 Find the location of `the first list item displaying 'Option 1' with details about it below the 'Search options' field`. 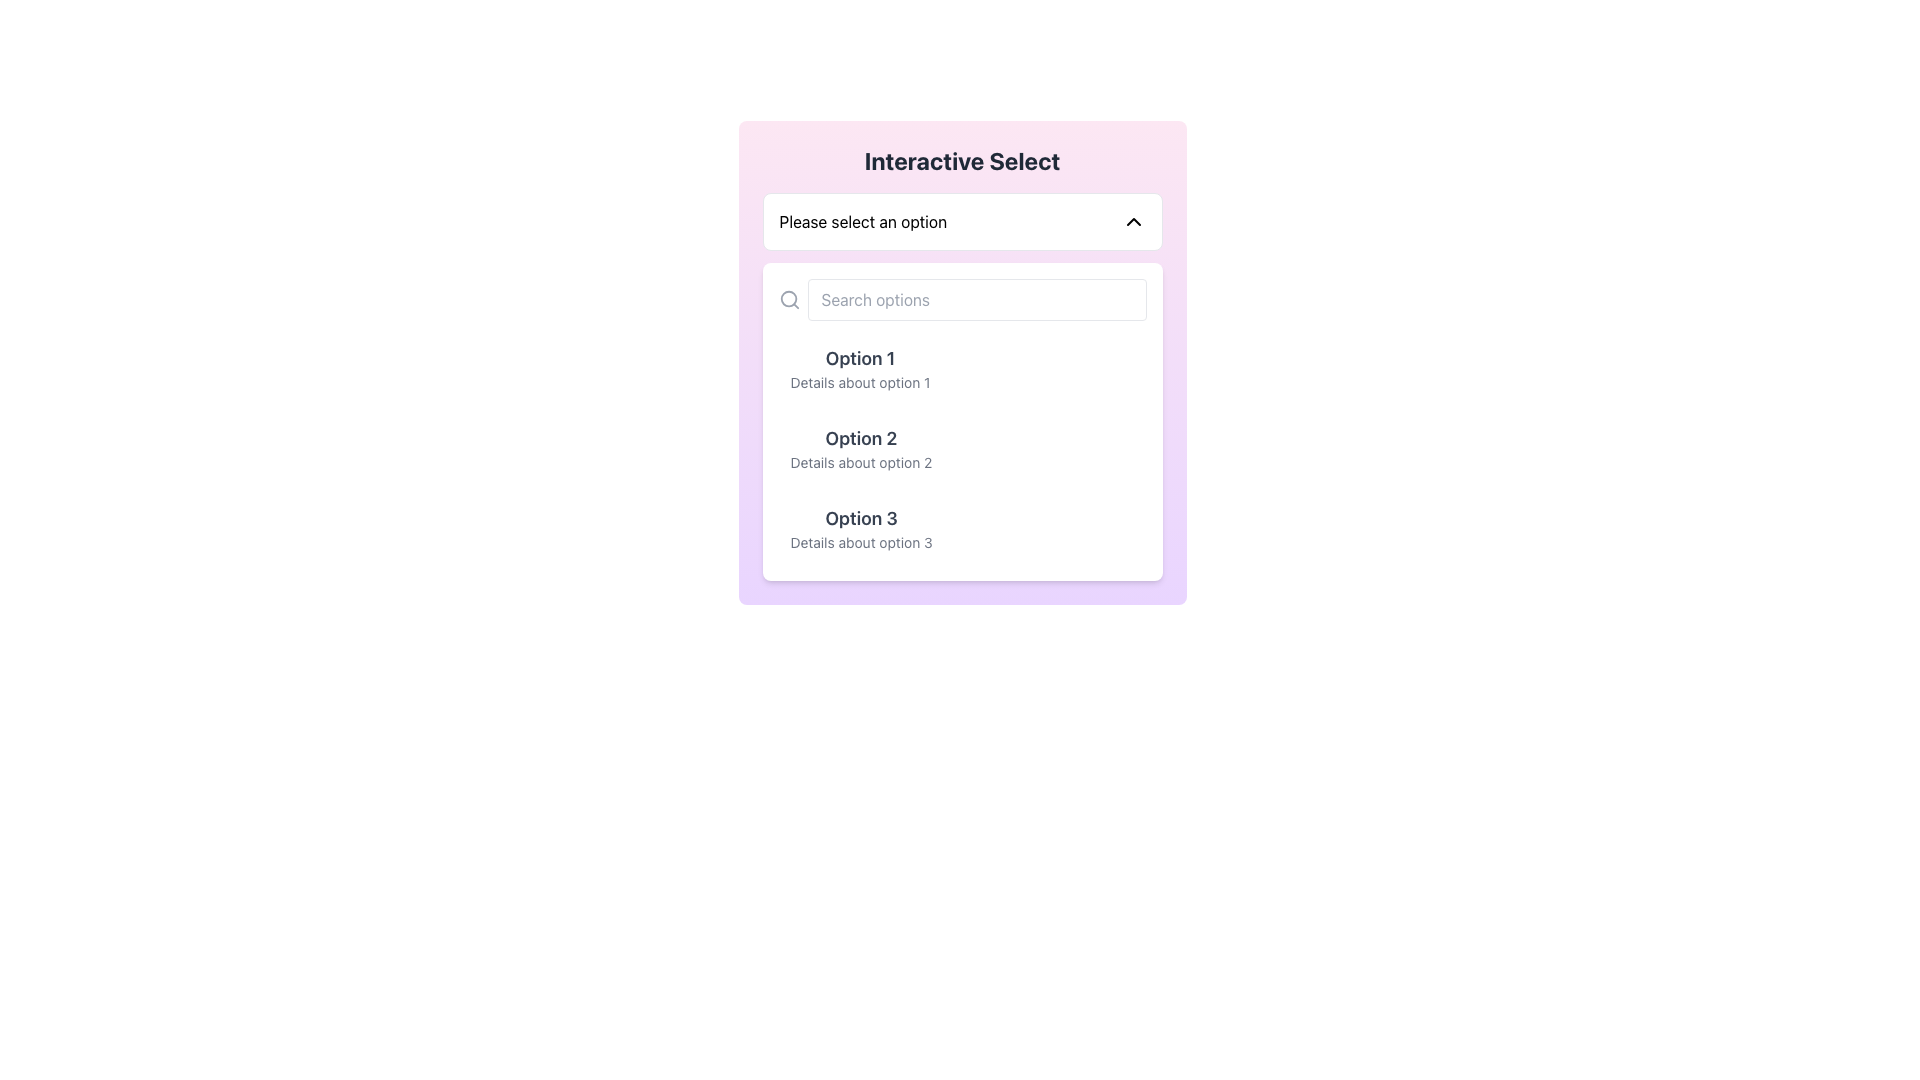

the first list item displaying 'Option 1' with details about it below the 'Search options' field is located at coordinates (962, 369).